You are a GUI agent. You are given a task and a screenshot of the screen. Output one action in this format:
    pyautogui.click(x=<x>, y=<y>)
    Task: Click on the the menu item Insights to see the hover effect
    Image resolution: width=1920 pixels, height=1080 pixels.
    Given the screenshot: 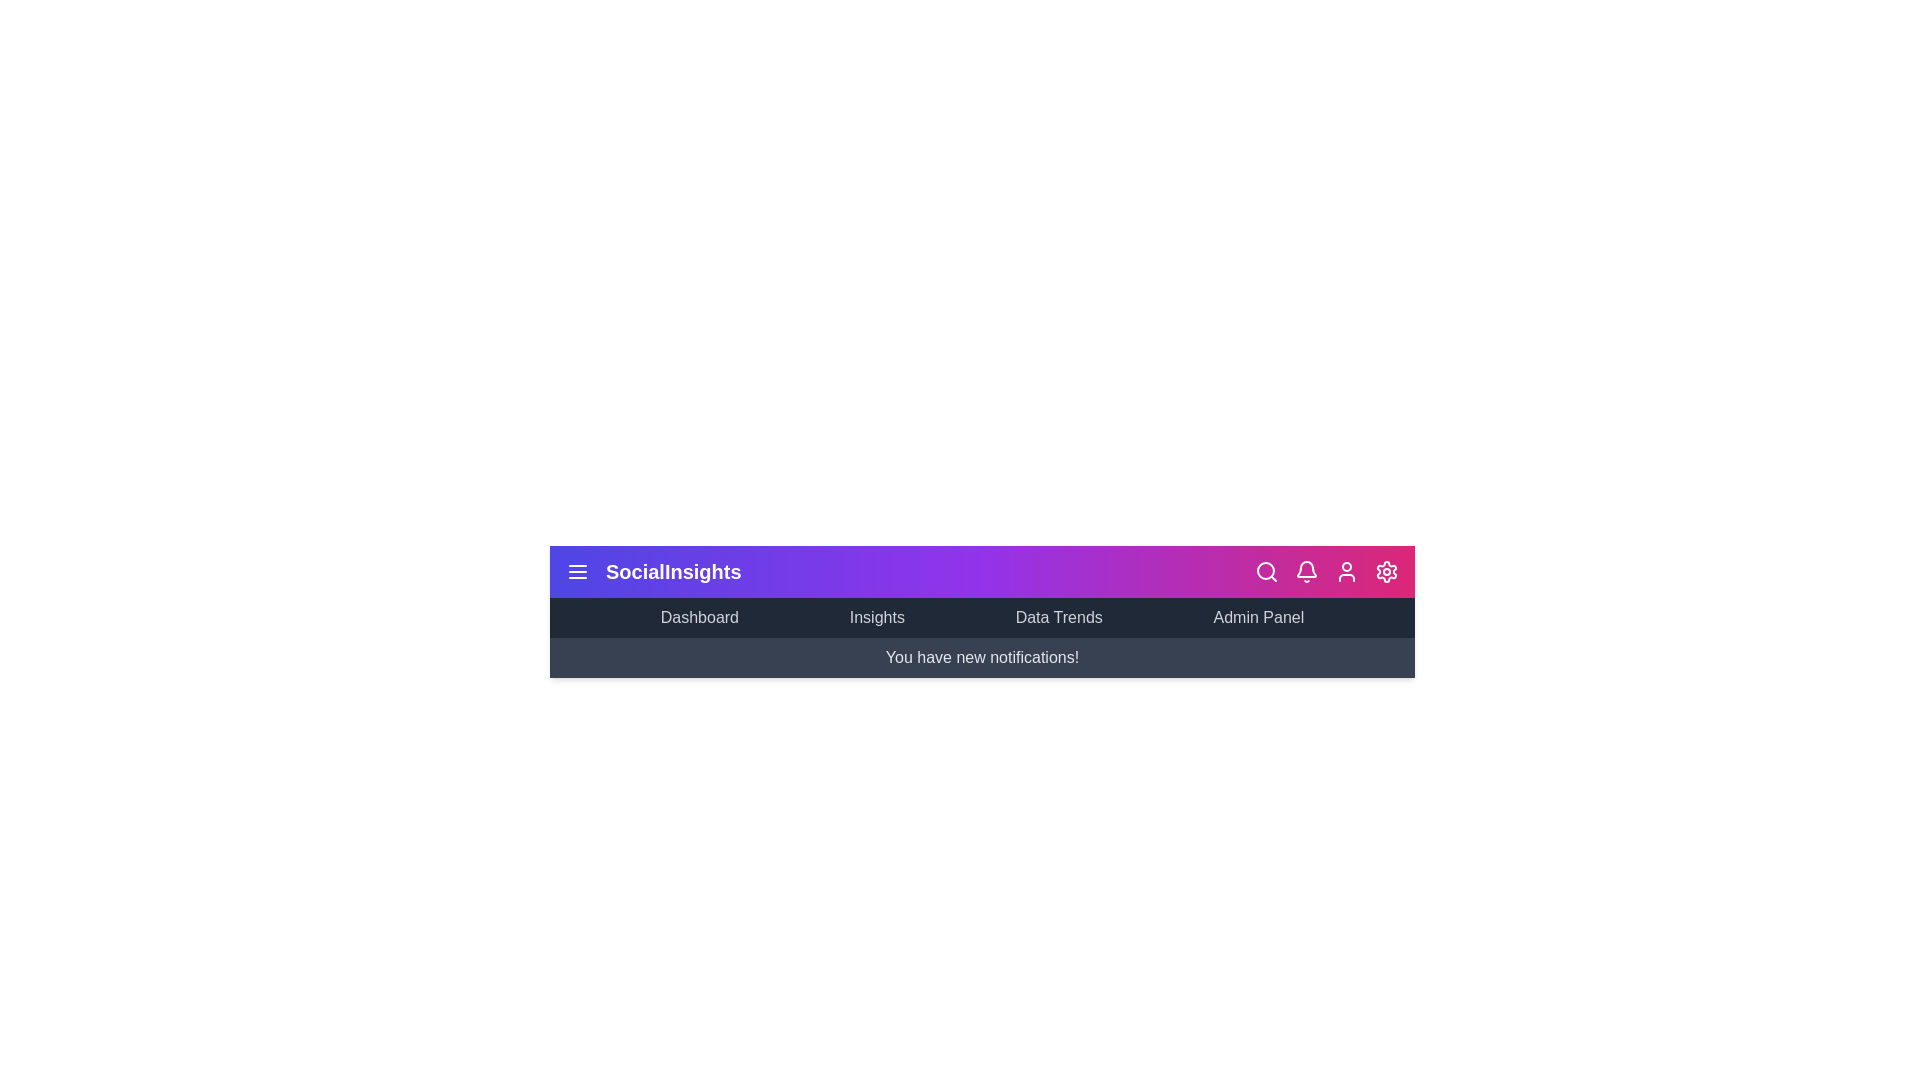 What is the action you would take?
    pyautogui.click(x=877, y=616)
    